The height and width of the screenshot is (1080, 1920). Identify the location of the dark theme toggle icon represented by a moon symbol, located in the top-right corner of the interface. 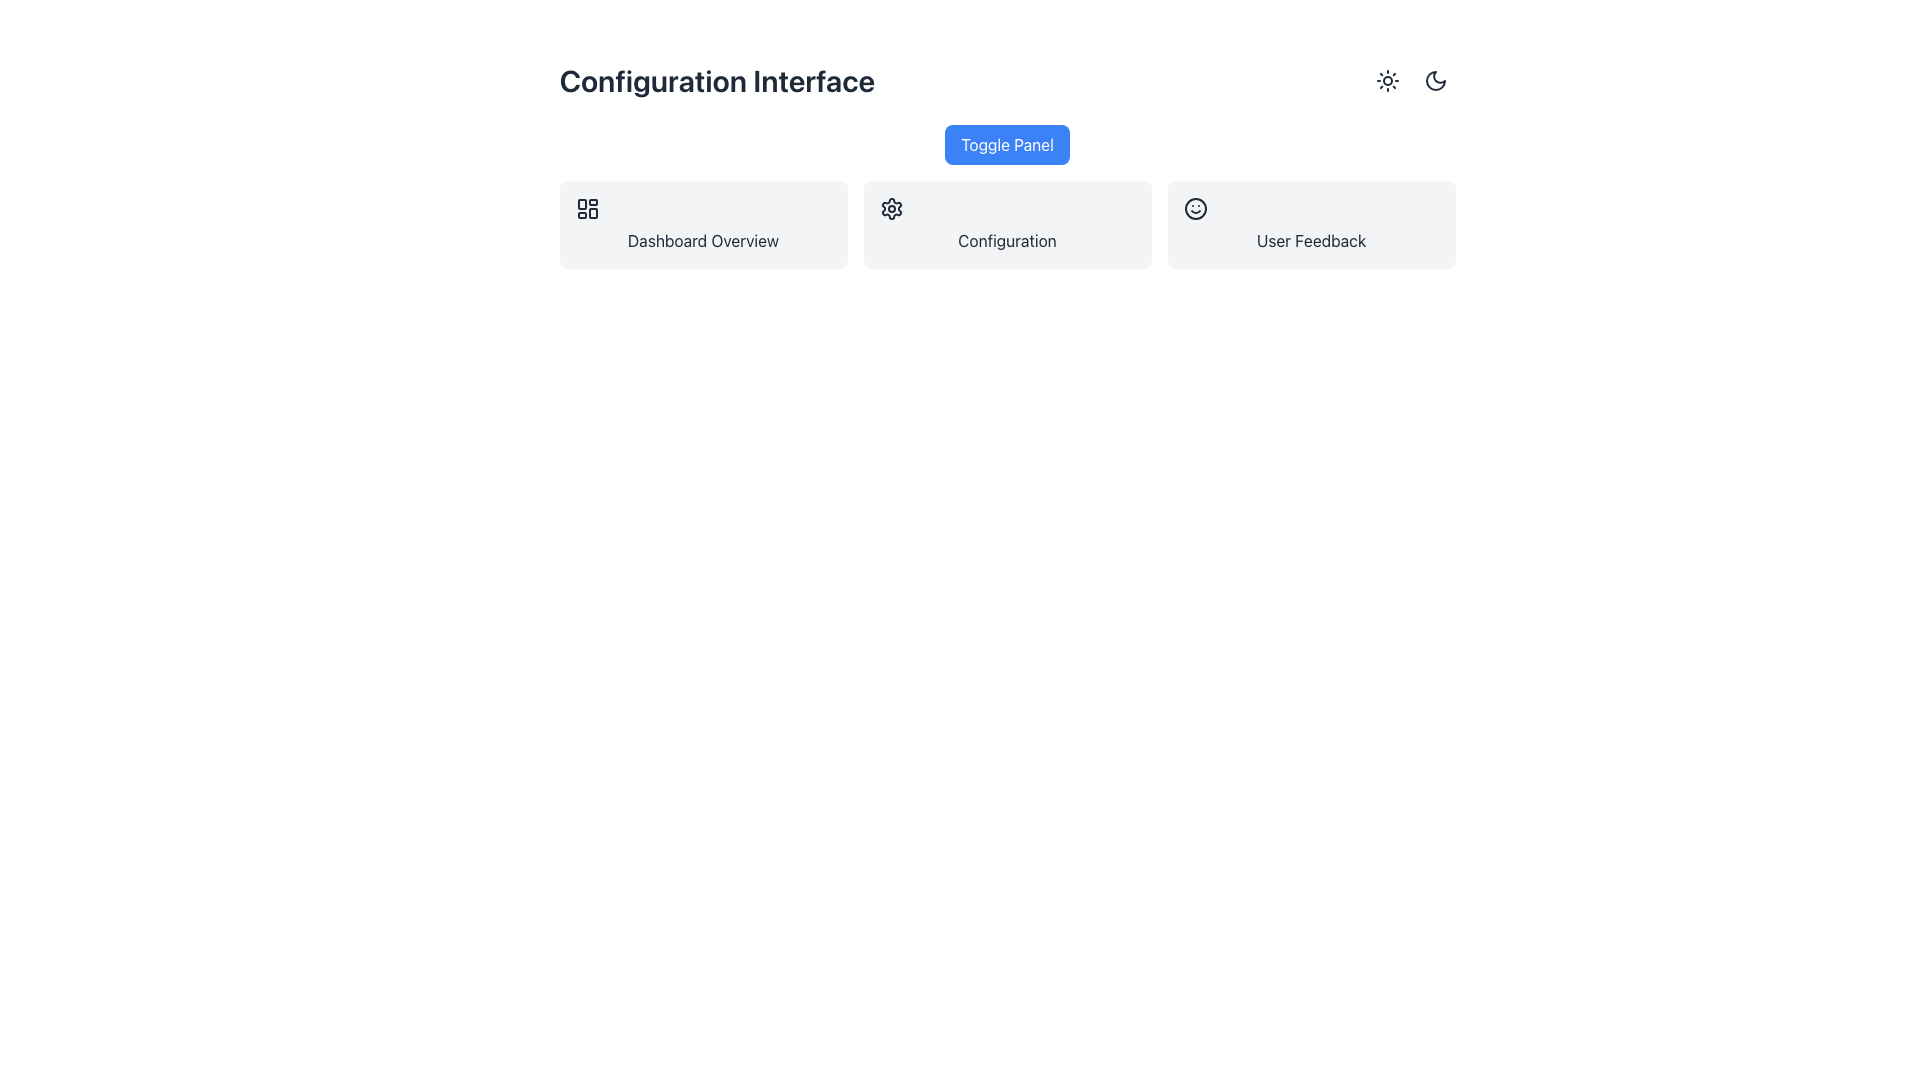
(1434, 80).